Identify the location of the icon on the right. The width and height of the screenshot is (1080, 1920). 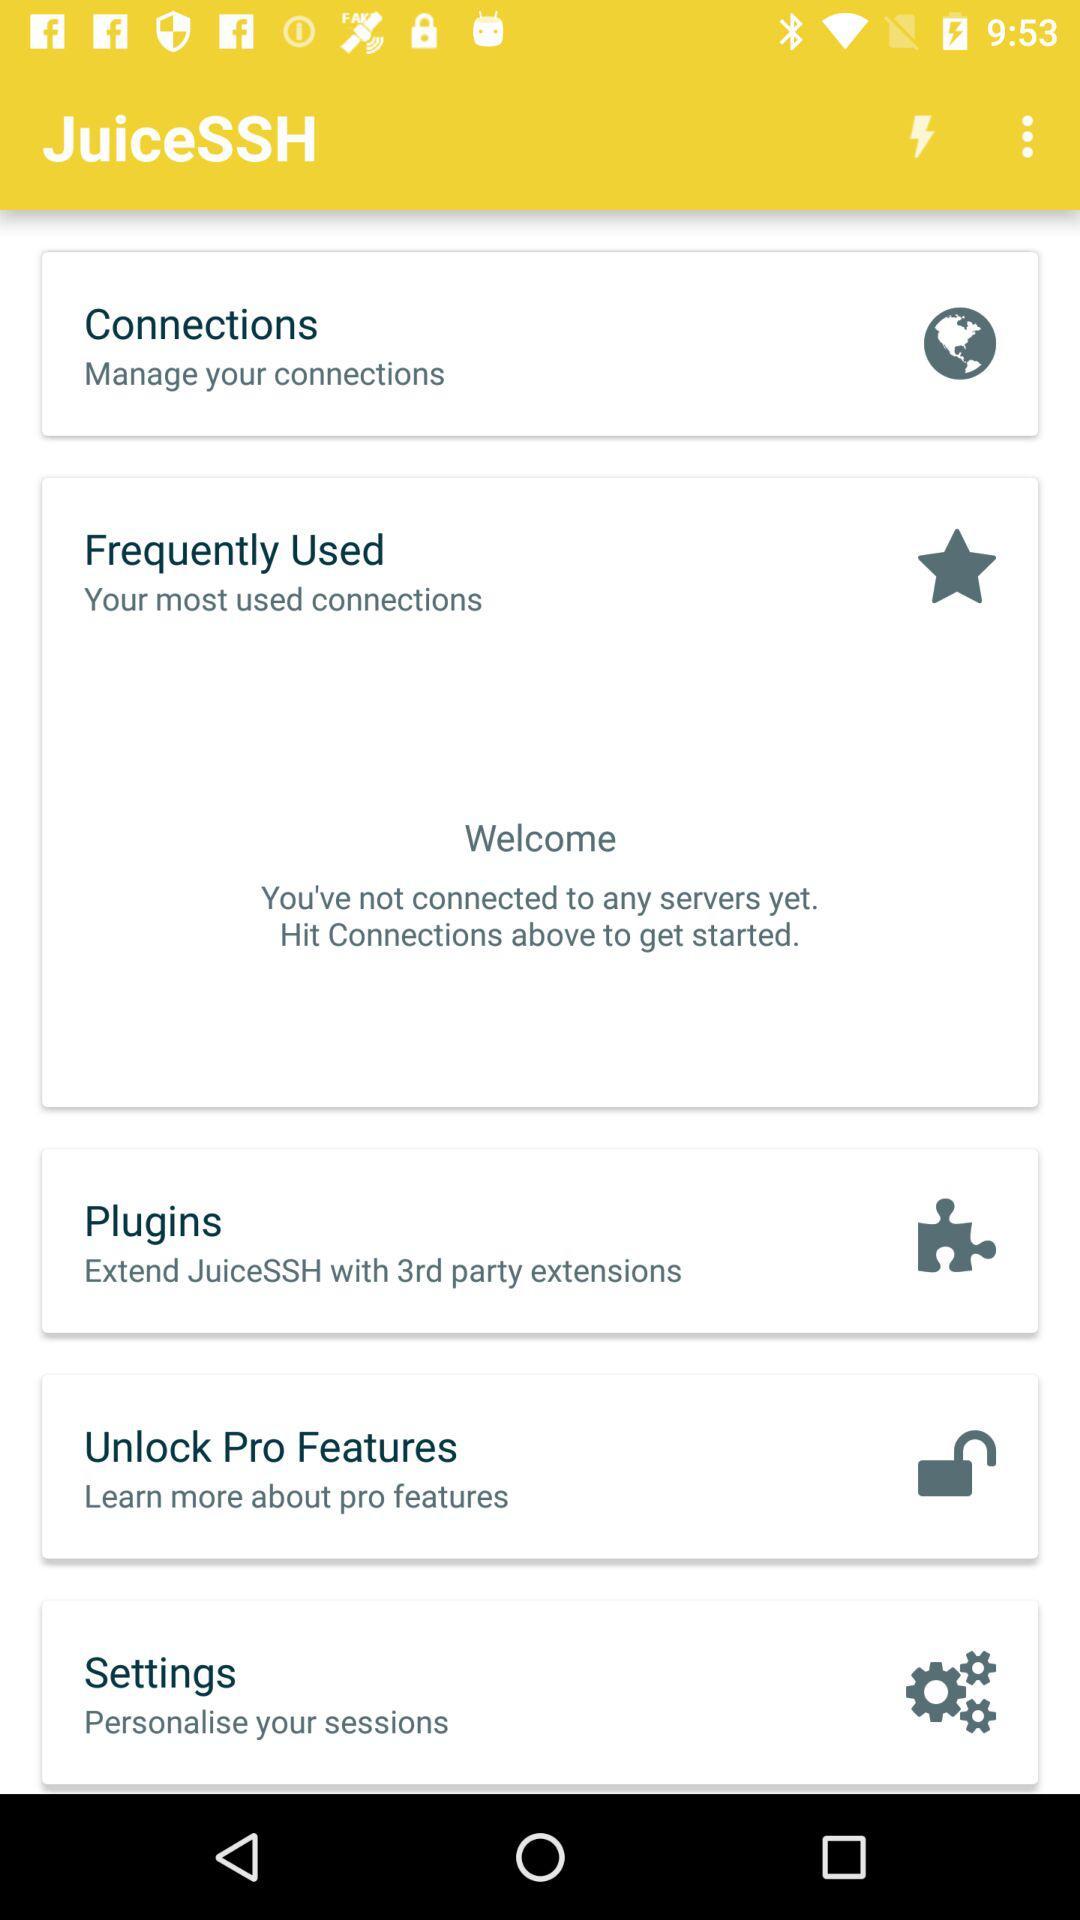
(955, 1239).